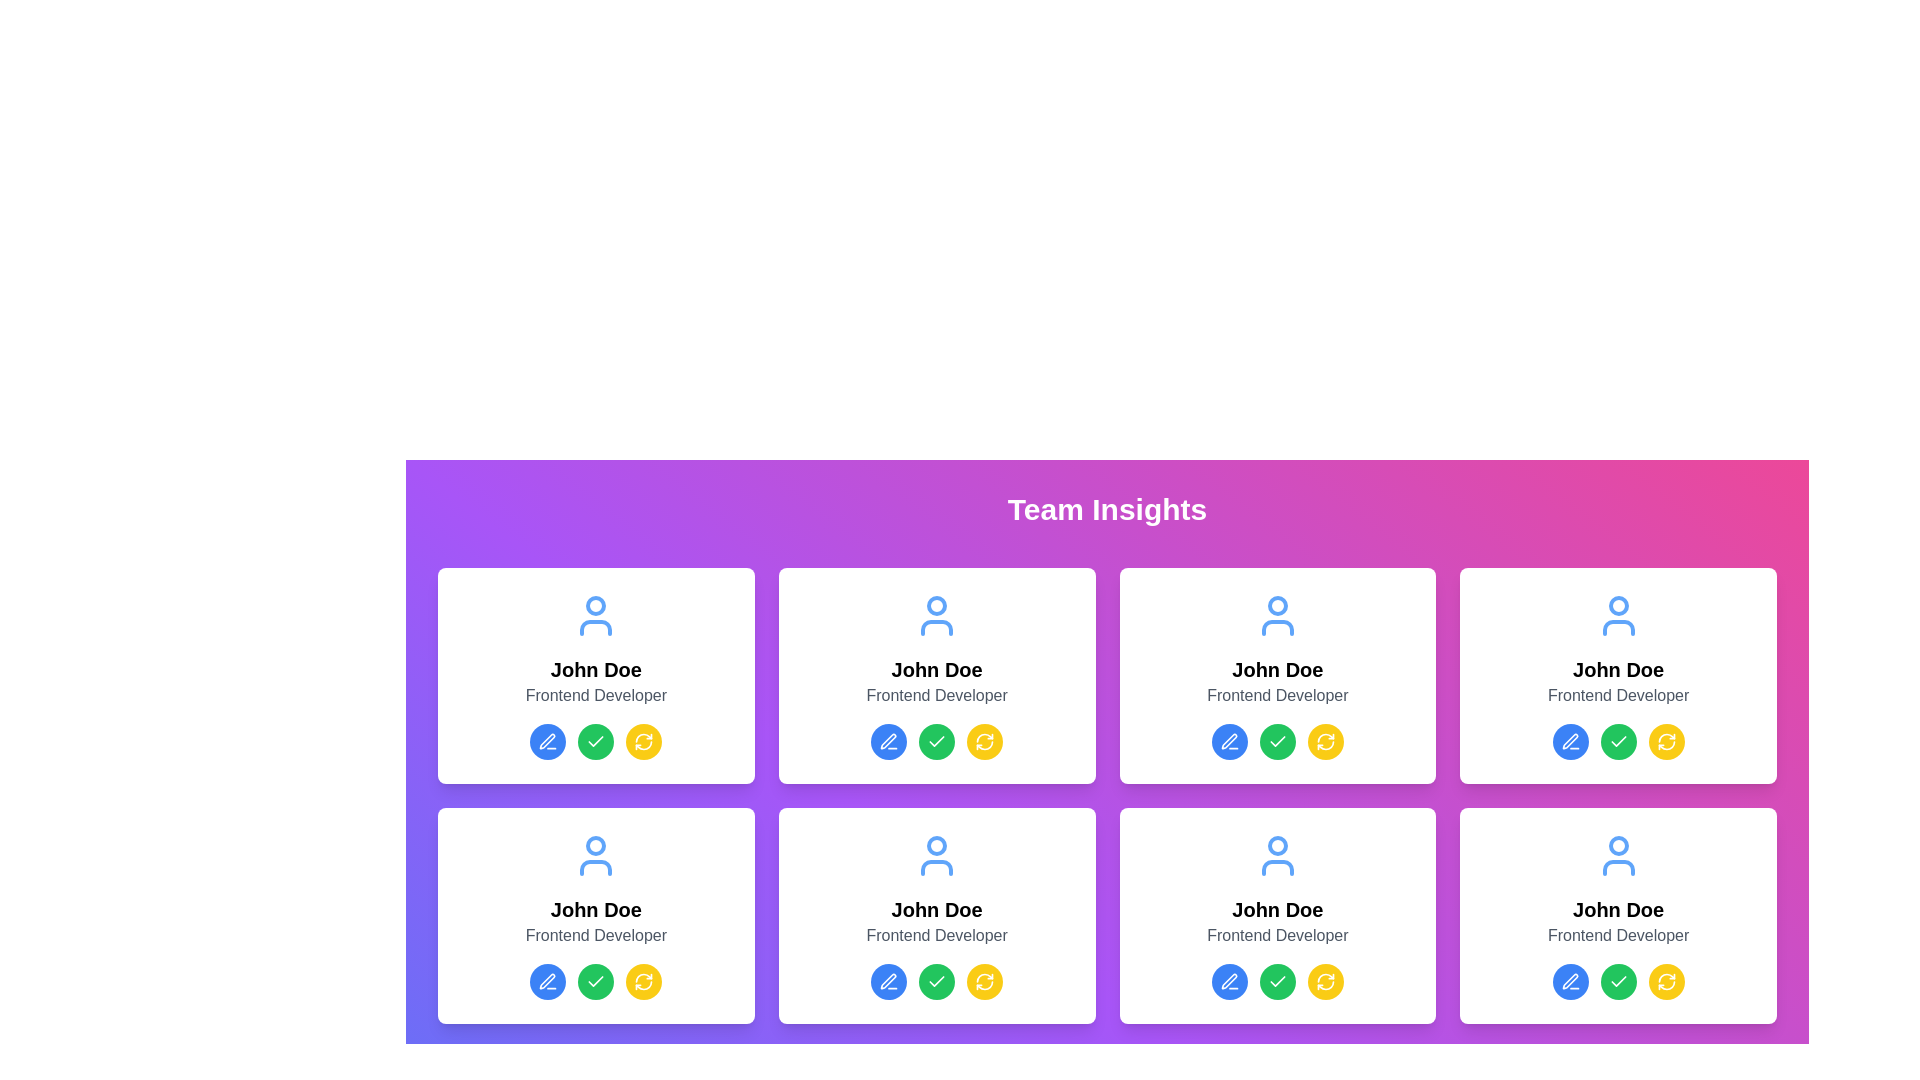 This screenshot has width=1920, height=1080. I want to click on the confirmation button located at the bottom of the white card displaying user information for 'John Doe', the Frontend Developer, so click(1618, 981).